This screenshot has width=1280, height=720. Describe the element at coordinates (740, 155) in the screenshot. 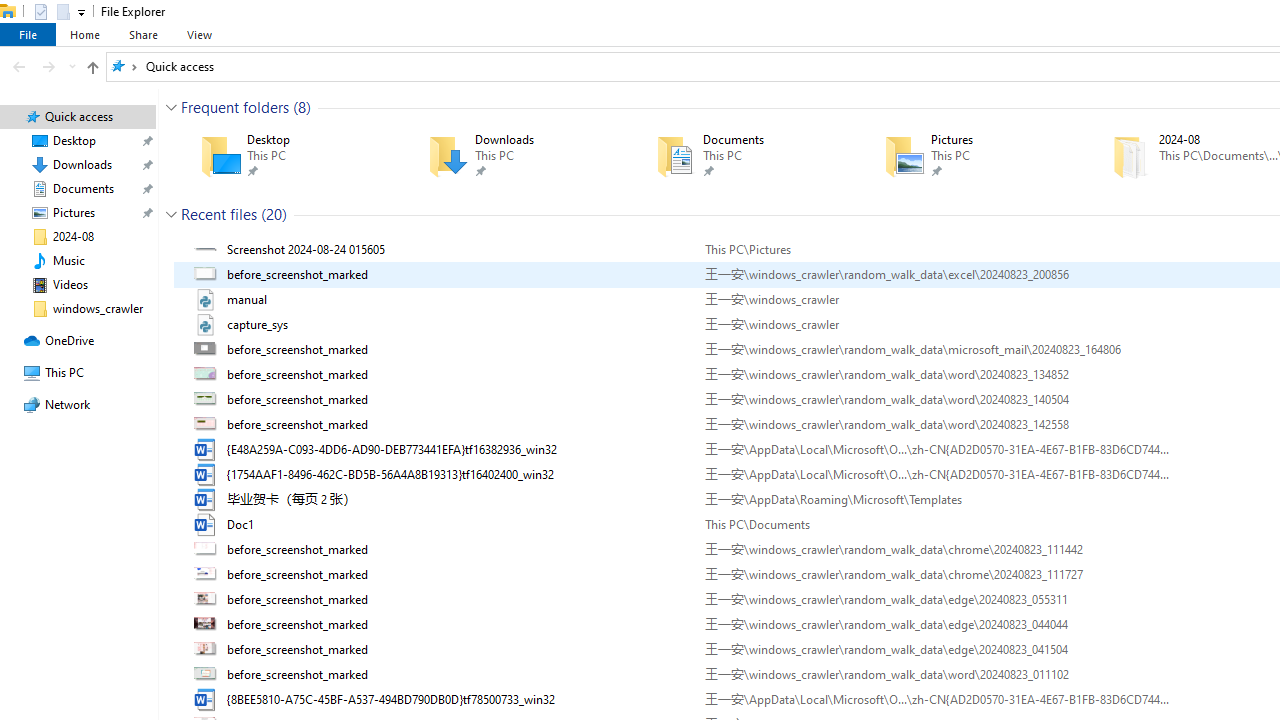

I see `'Documents'` at that location.